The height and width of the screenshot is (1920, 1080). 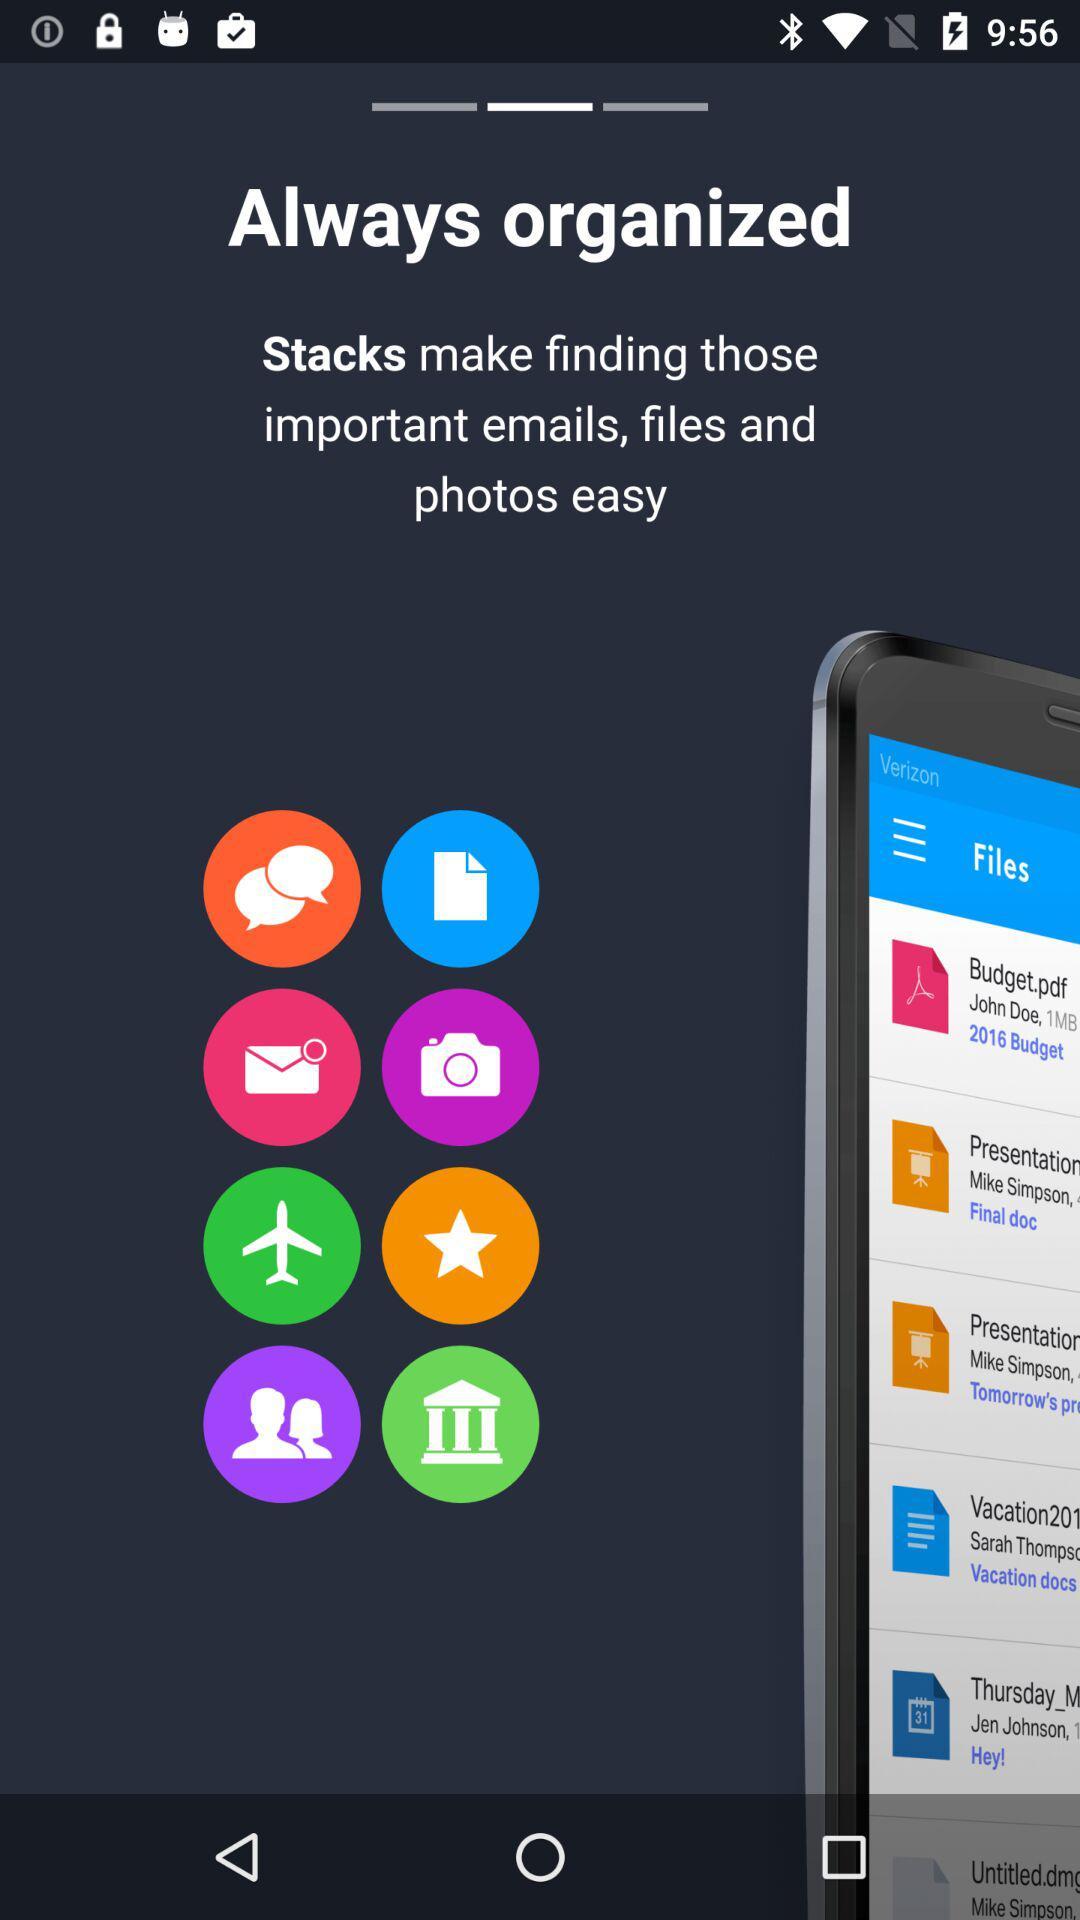 What do you see at coordinates (281, 1066) in the screenshot?
I see `the icon which is at the second row first column` at bounding box center [281, 1066].